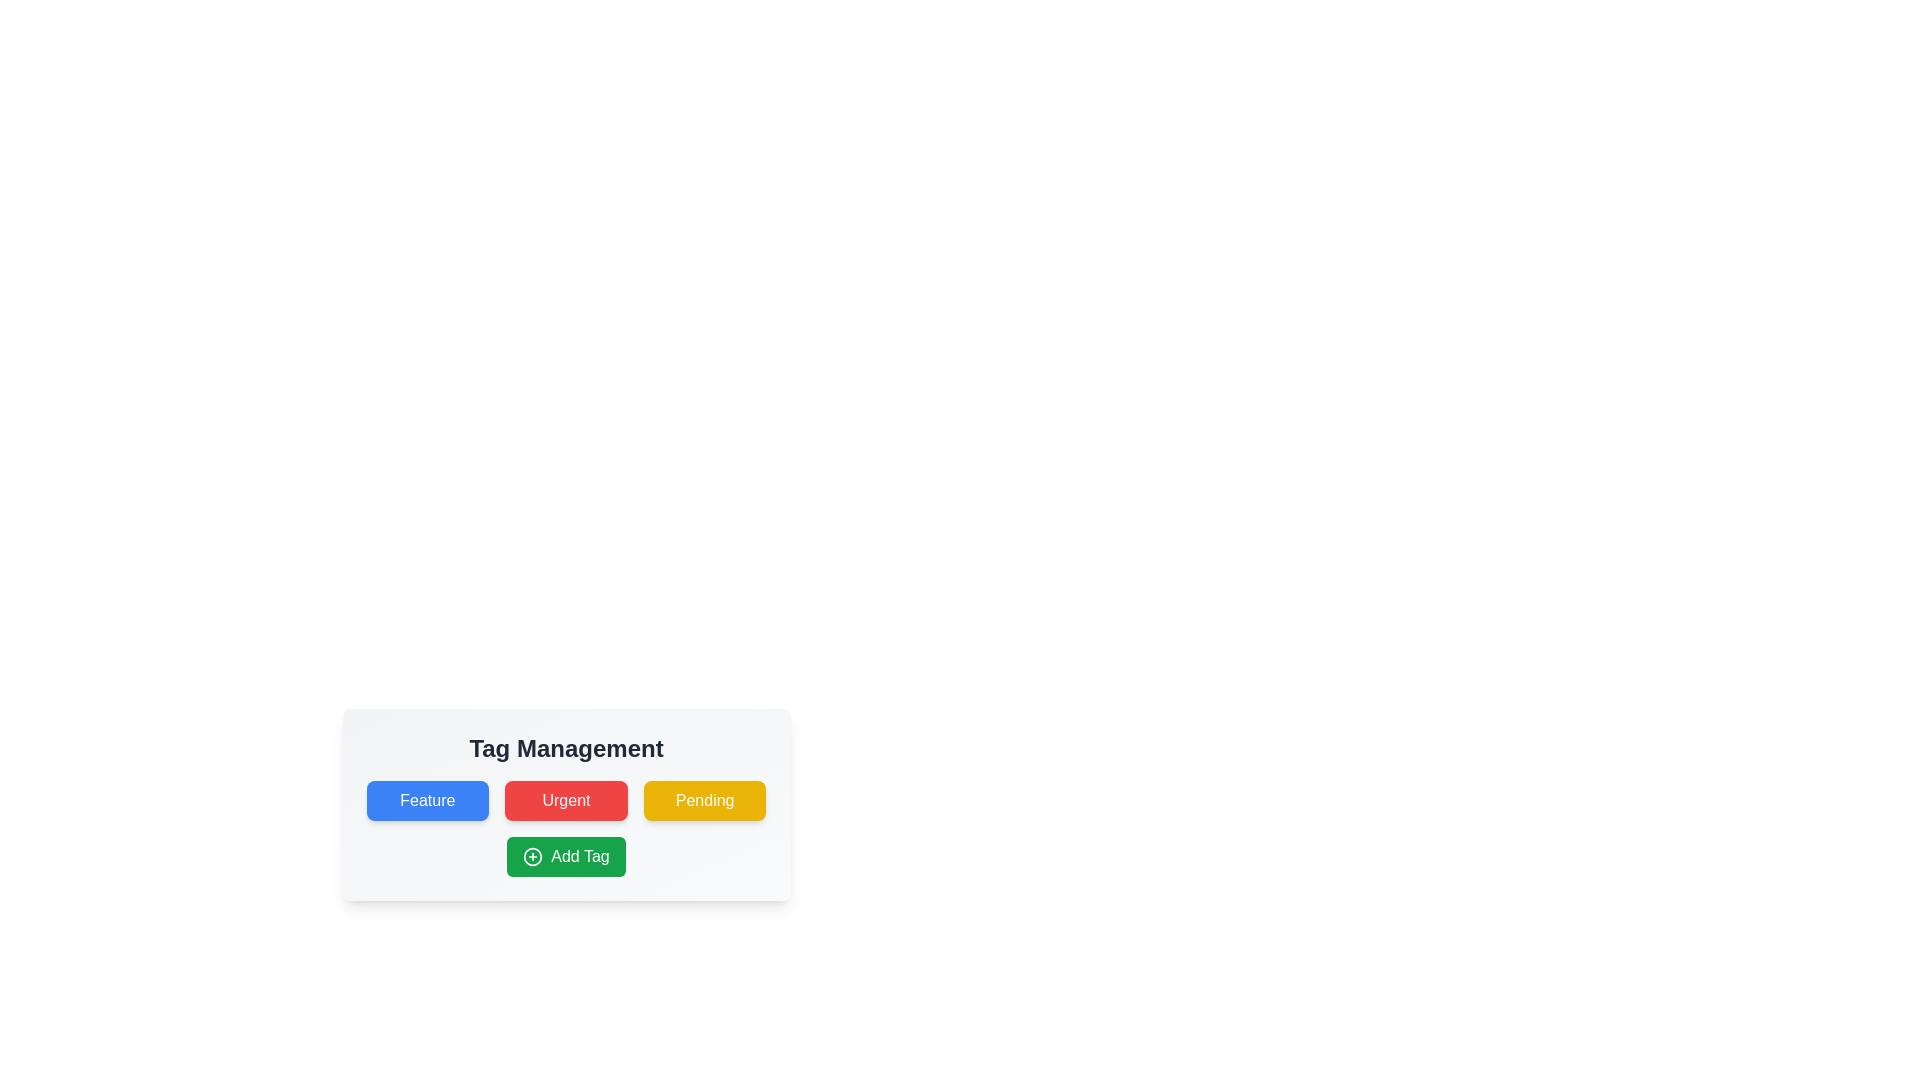 The height and width of the screenshot is (1080, 1920). What do you see at coordinates (705, 800) in the screenshot?
I see `the tag labeled Pending to observe its hover effect` at bounding box center [705, 800].